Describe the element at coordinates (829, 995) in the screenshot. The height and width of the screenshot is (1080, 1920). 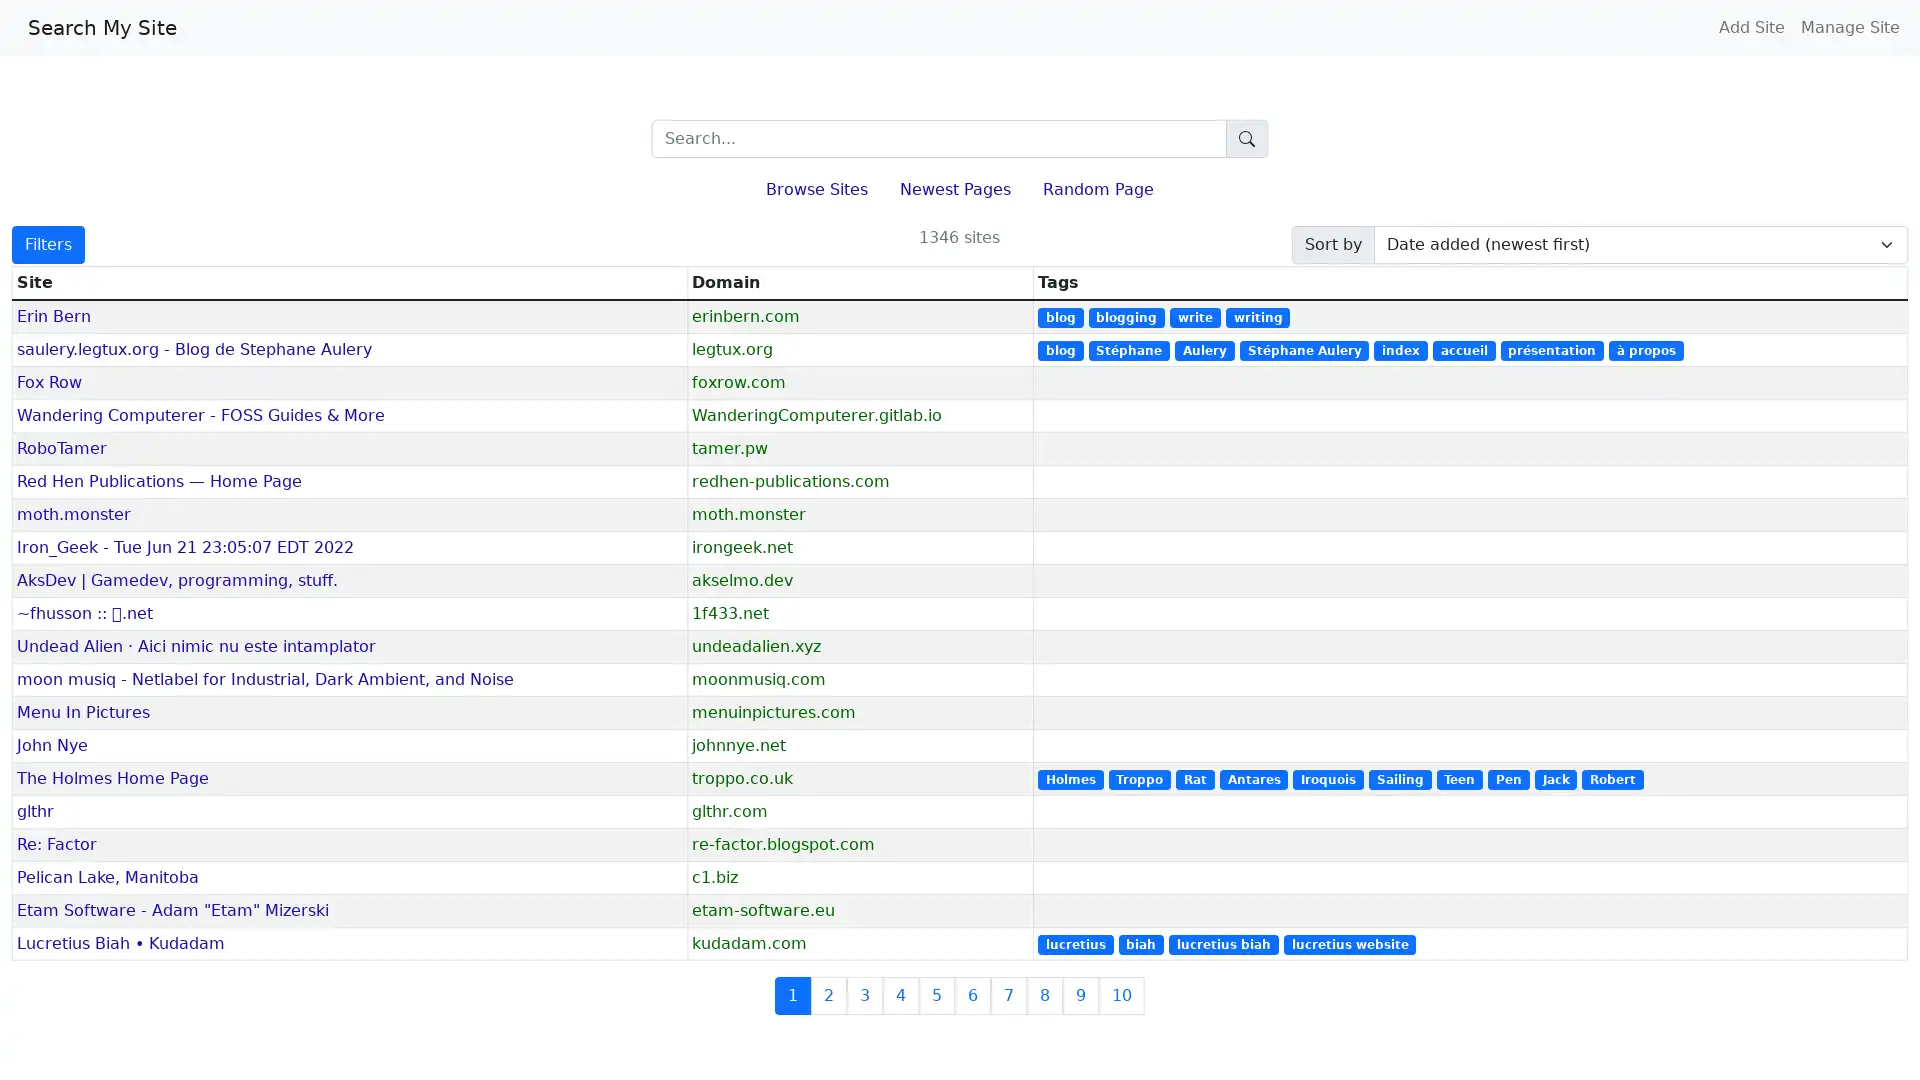
I see `2` at that location.